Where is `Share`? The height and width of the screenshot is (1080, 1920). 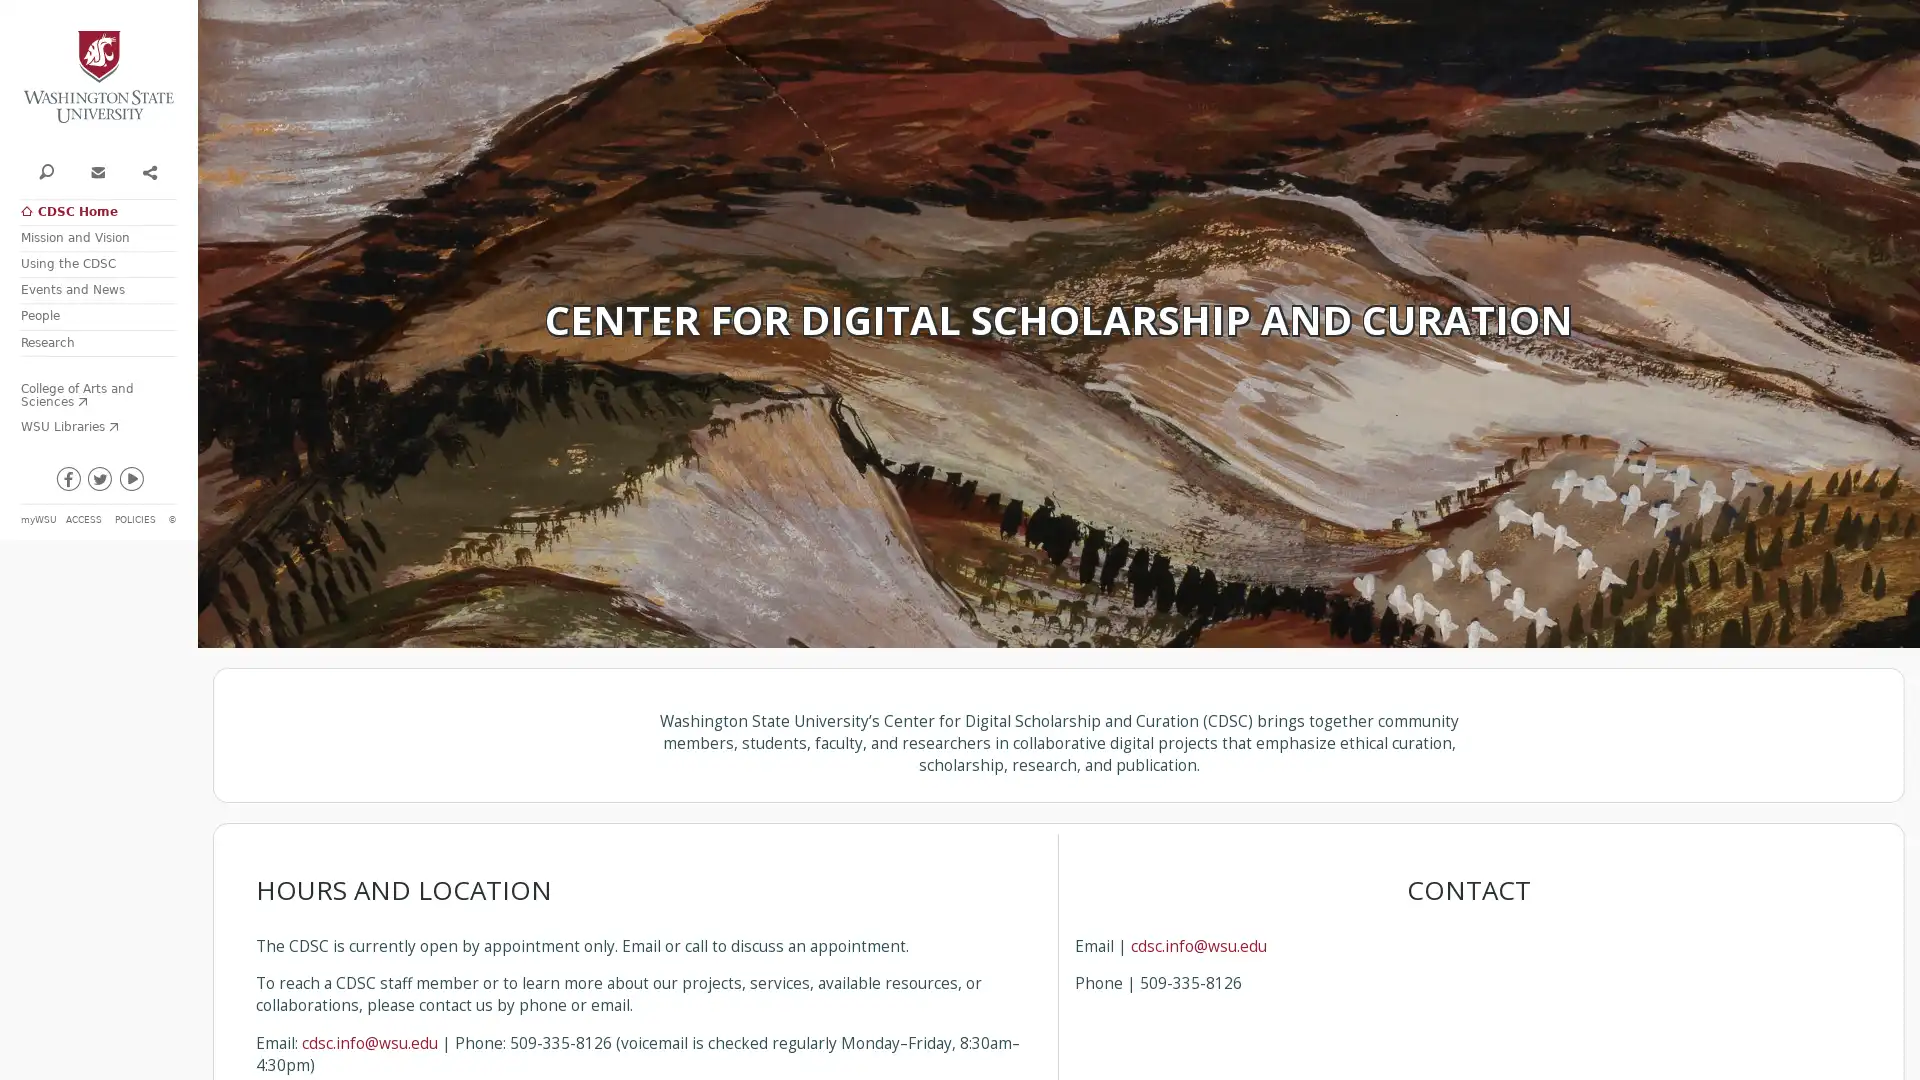 Share is located at coordinates (147, 169).